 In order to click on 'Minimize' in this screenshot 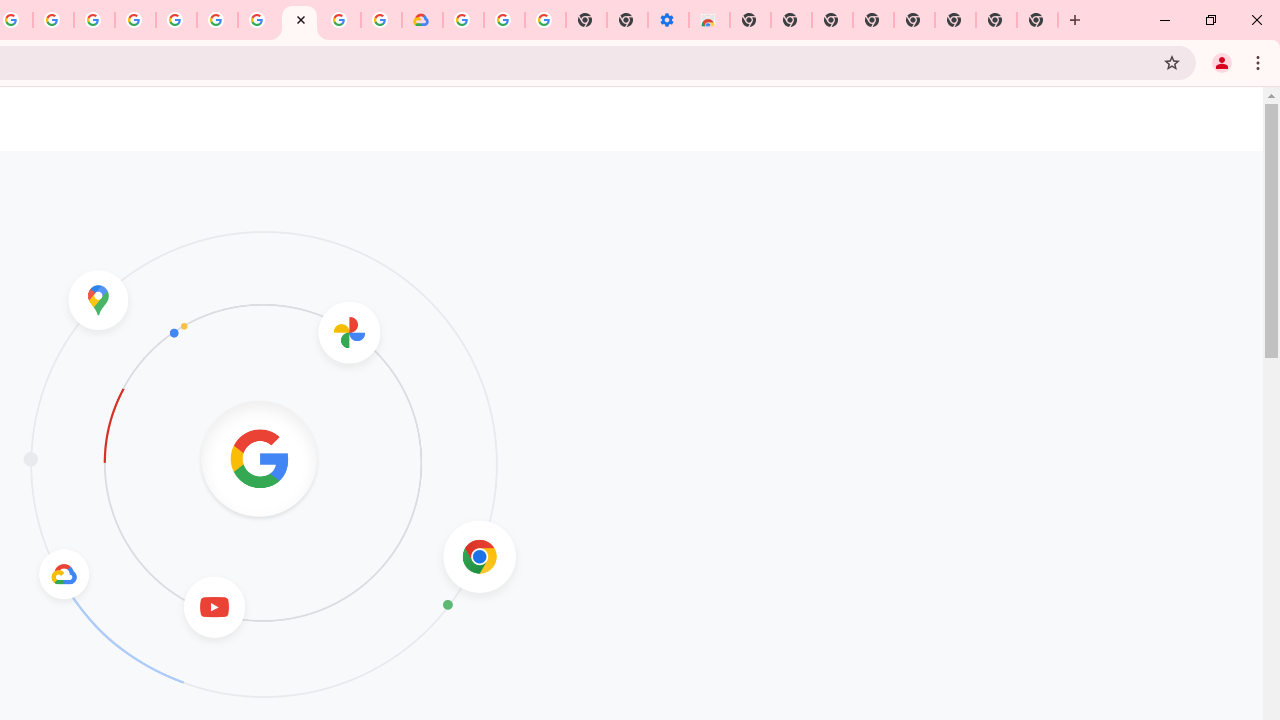, I will do `click(1165, 20)`.